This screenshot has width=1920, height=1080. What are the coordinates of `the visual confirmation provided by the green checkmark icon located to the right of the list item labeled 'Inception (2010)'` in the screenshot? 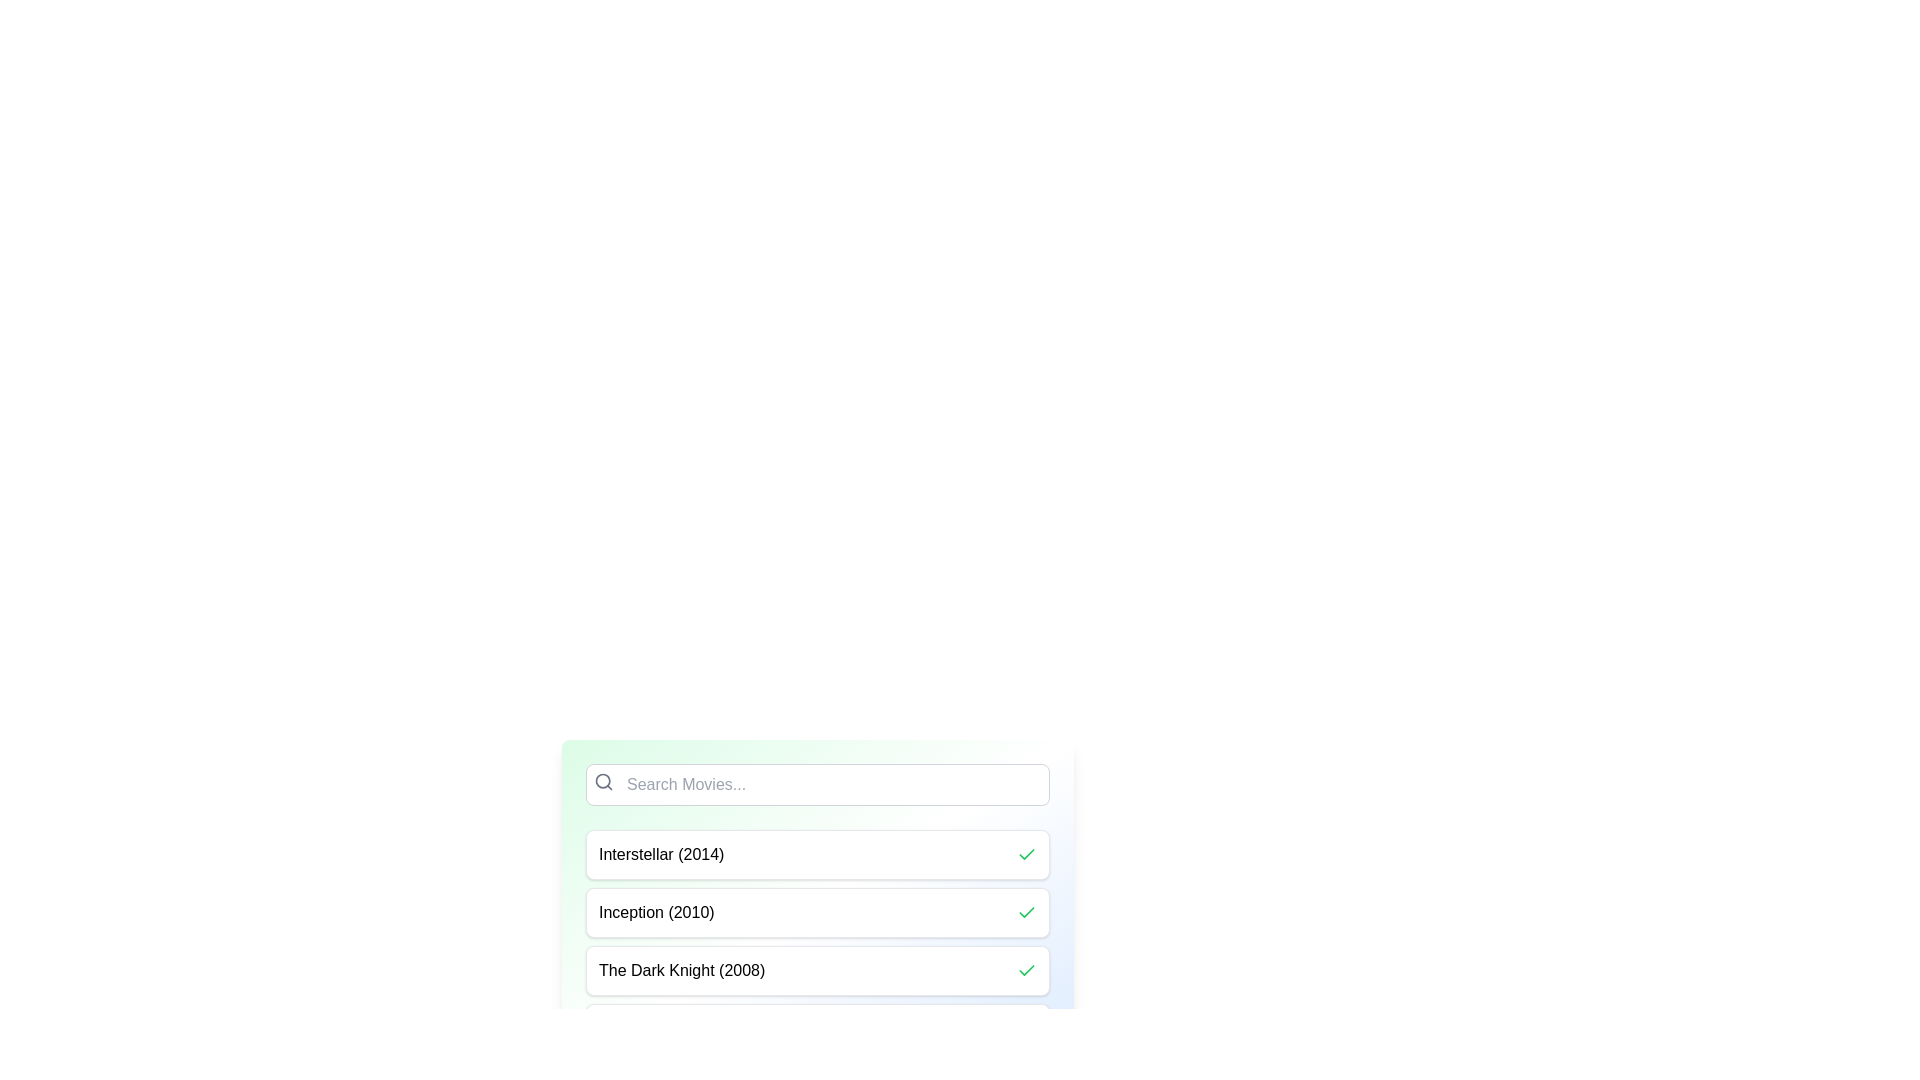 It's located at (1027, 854).